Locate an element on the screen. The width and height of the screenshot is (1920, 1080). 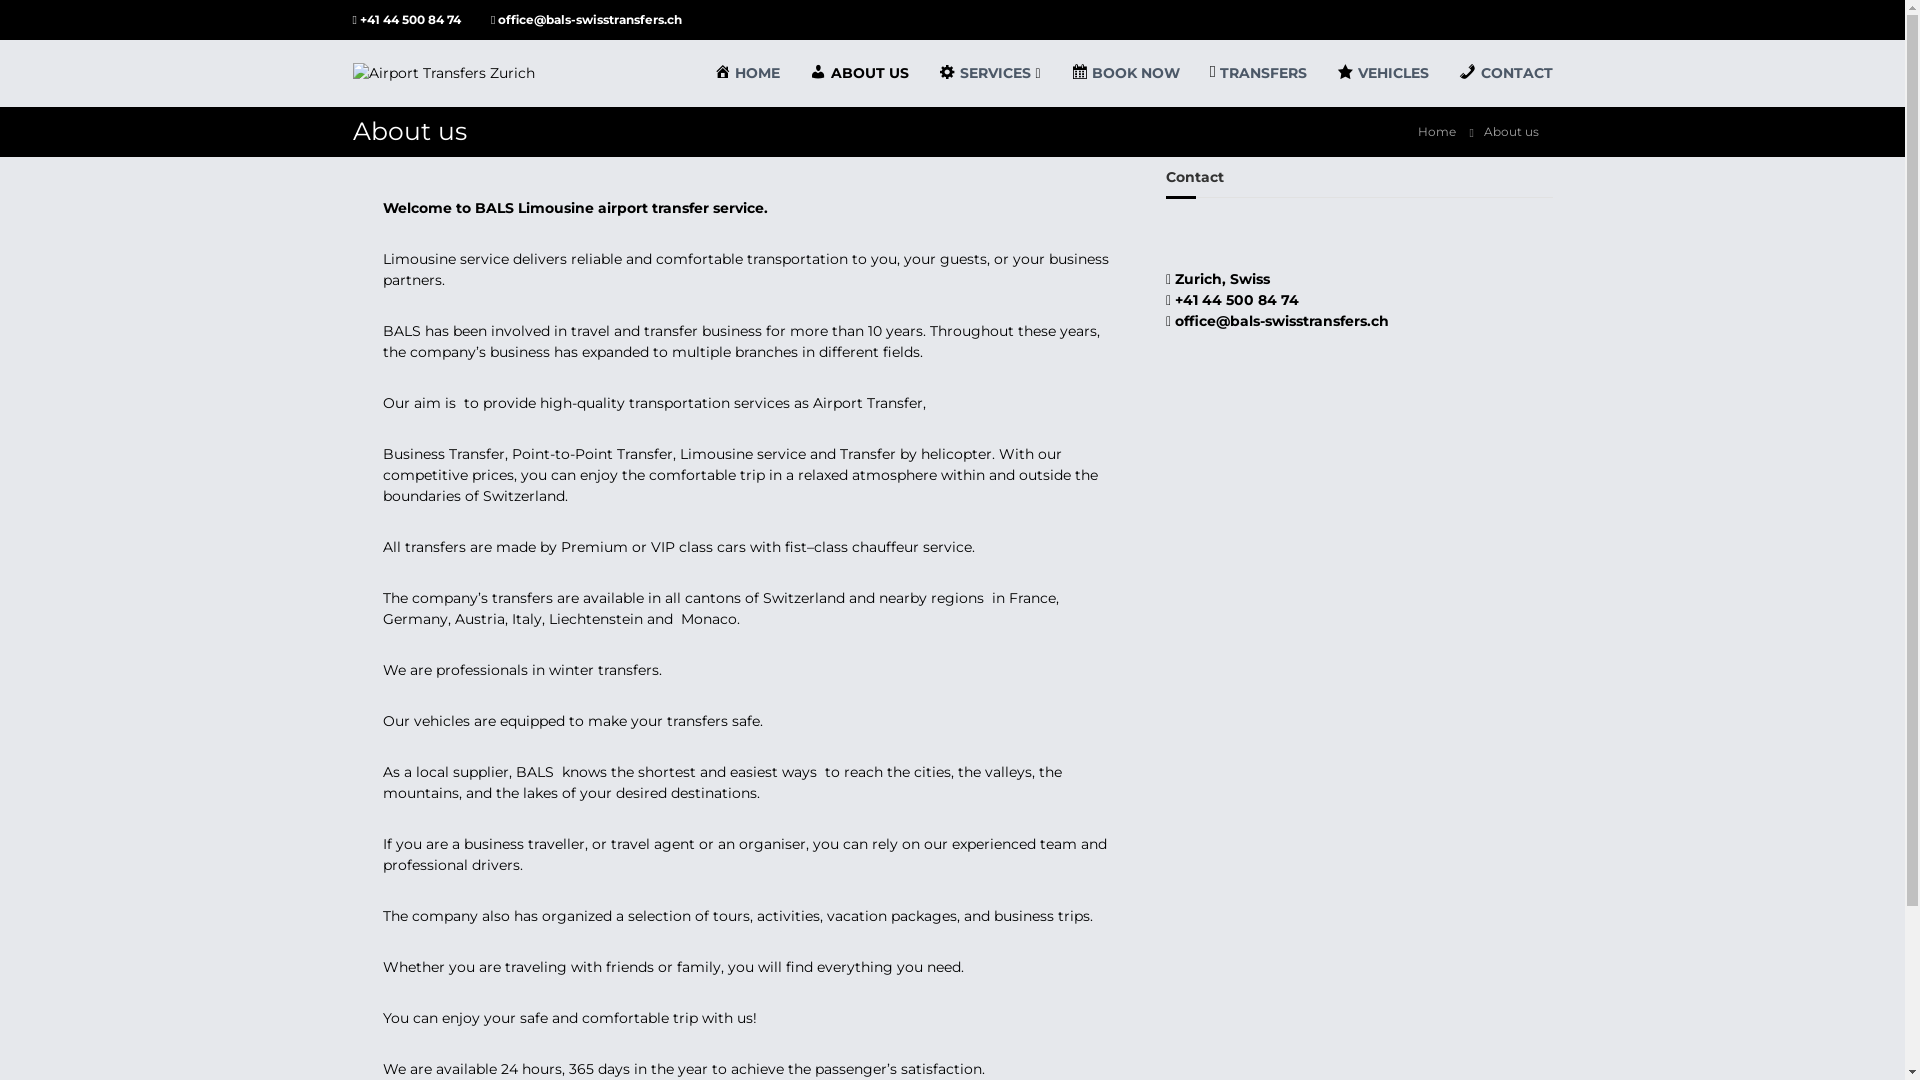
'TRANSFERS' is located at coordinates (1208, 72).